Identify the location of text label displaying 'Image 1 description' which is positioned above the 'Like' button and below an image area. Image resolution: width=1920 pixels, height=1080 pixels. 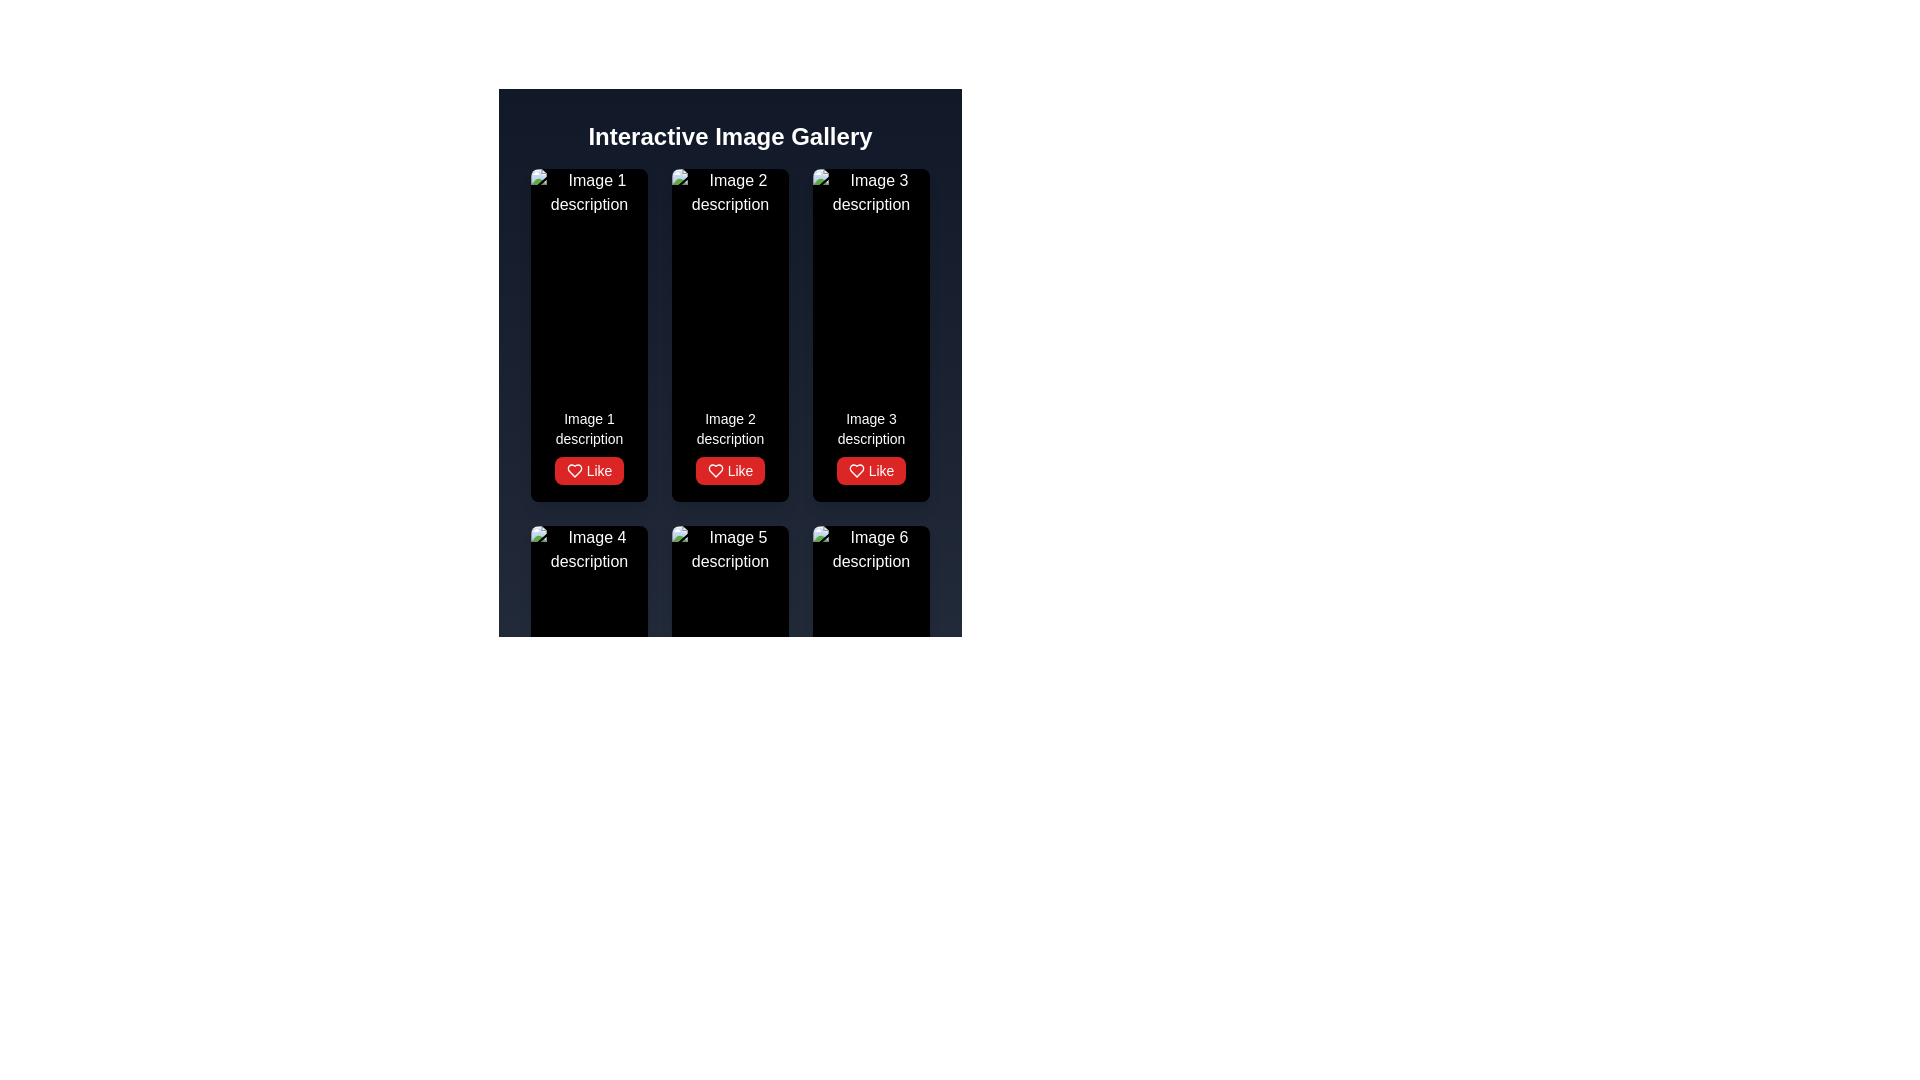
(588, 427).